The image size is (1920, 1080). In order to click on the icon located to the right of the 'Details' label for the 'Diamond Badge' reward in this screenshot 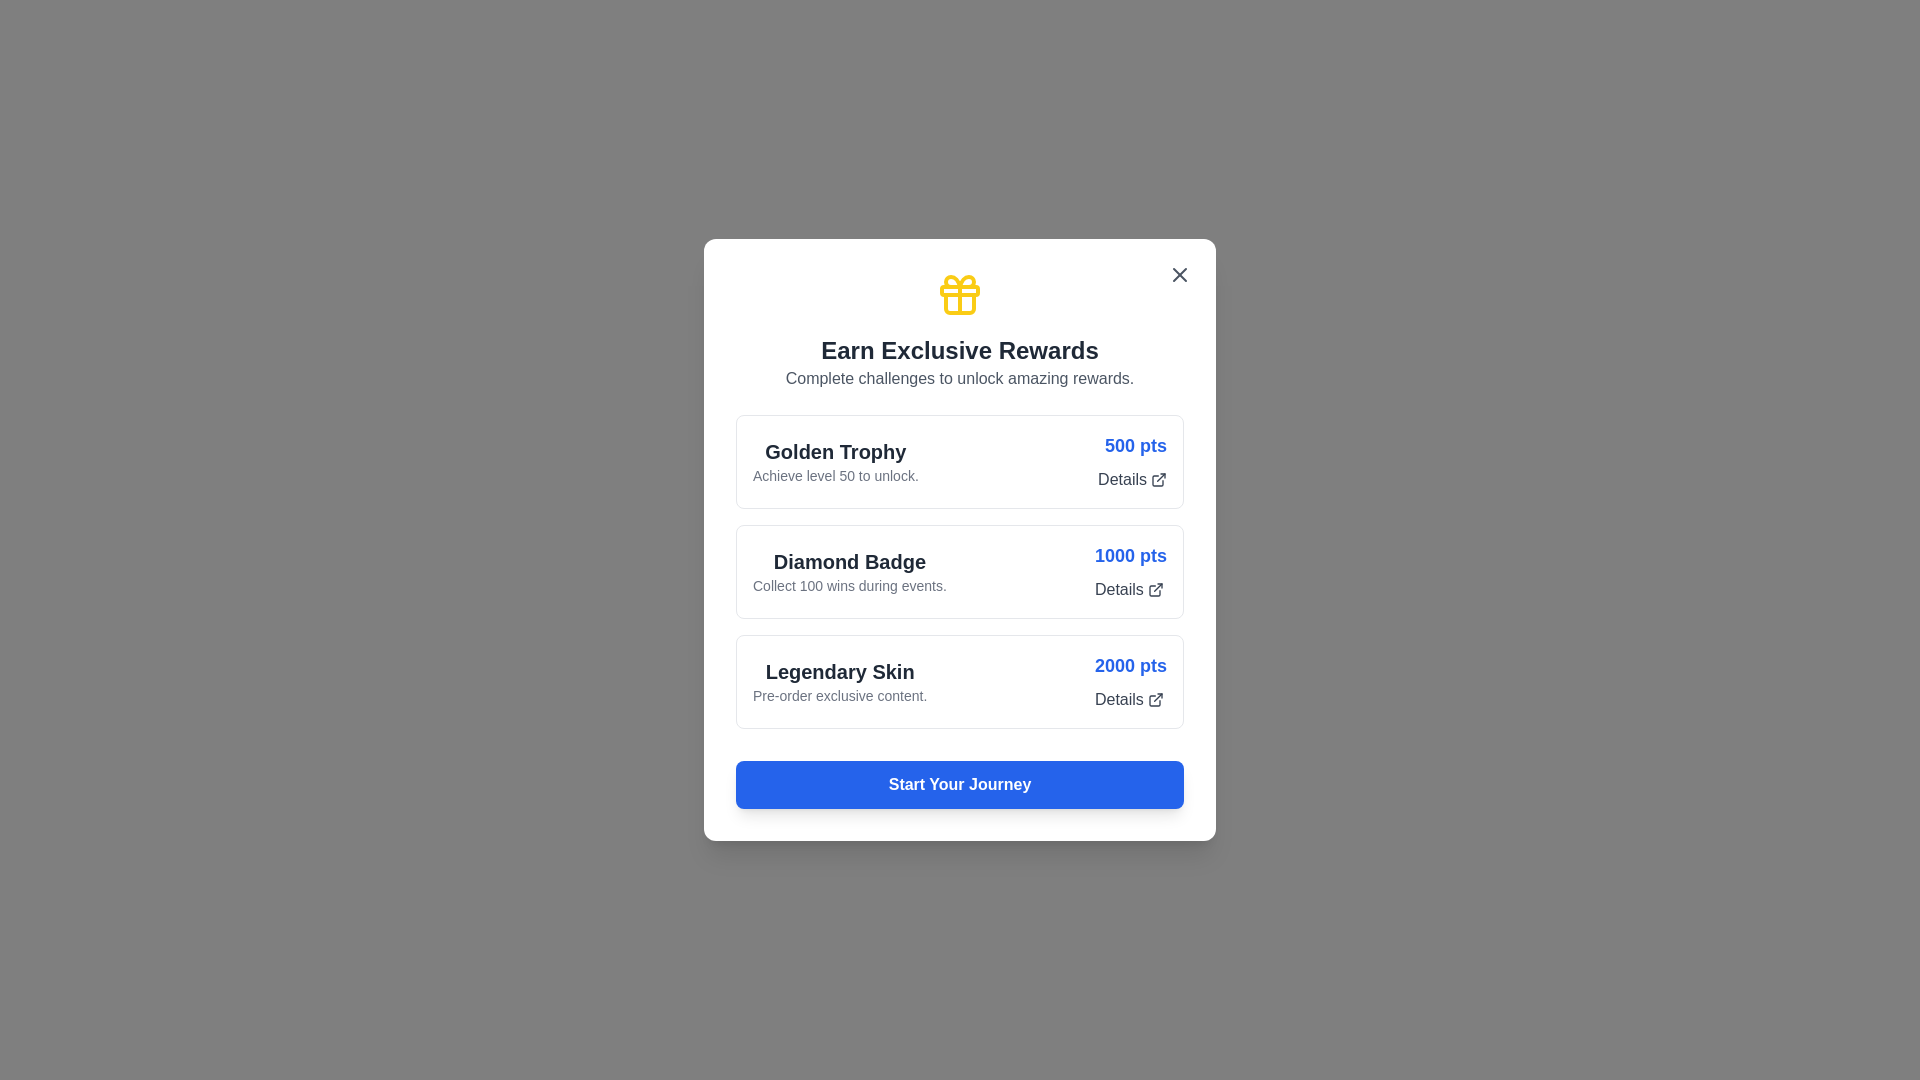, I will do `click(1155, 589)`.